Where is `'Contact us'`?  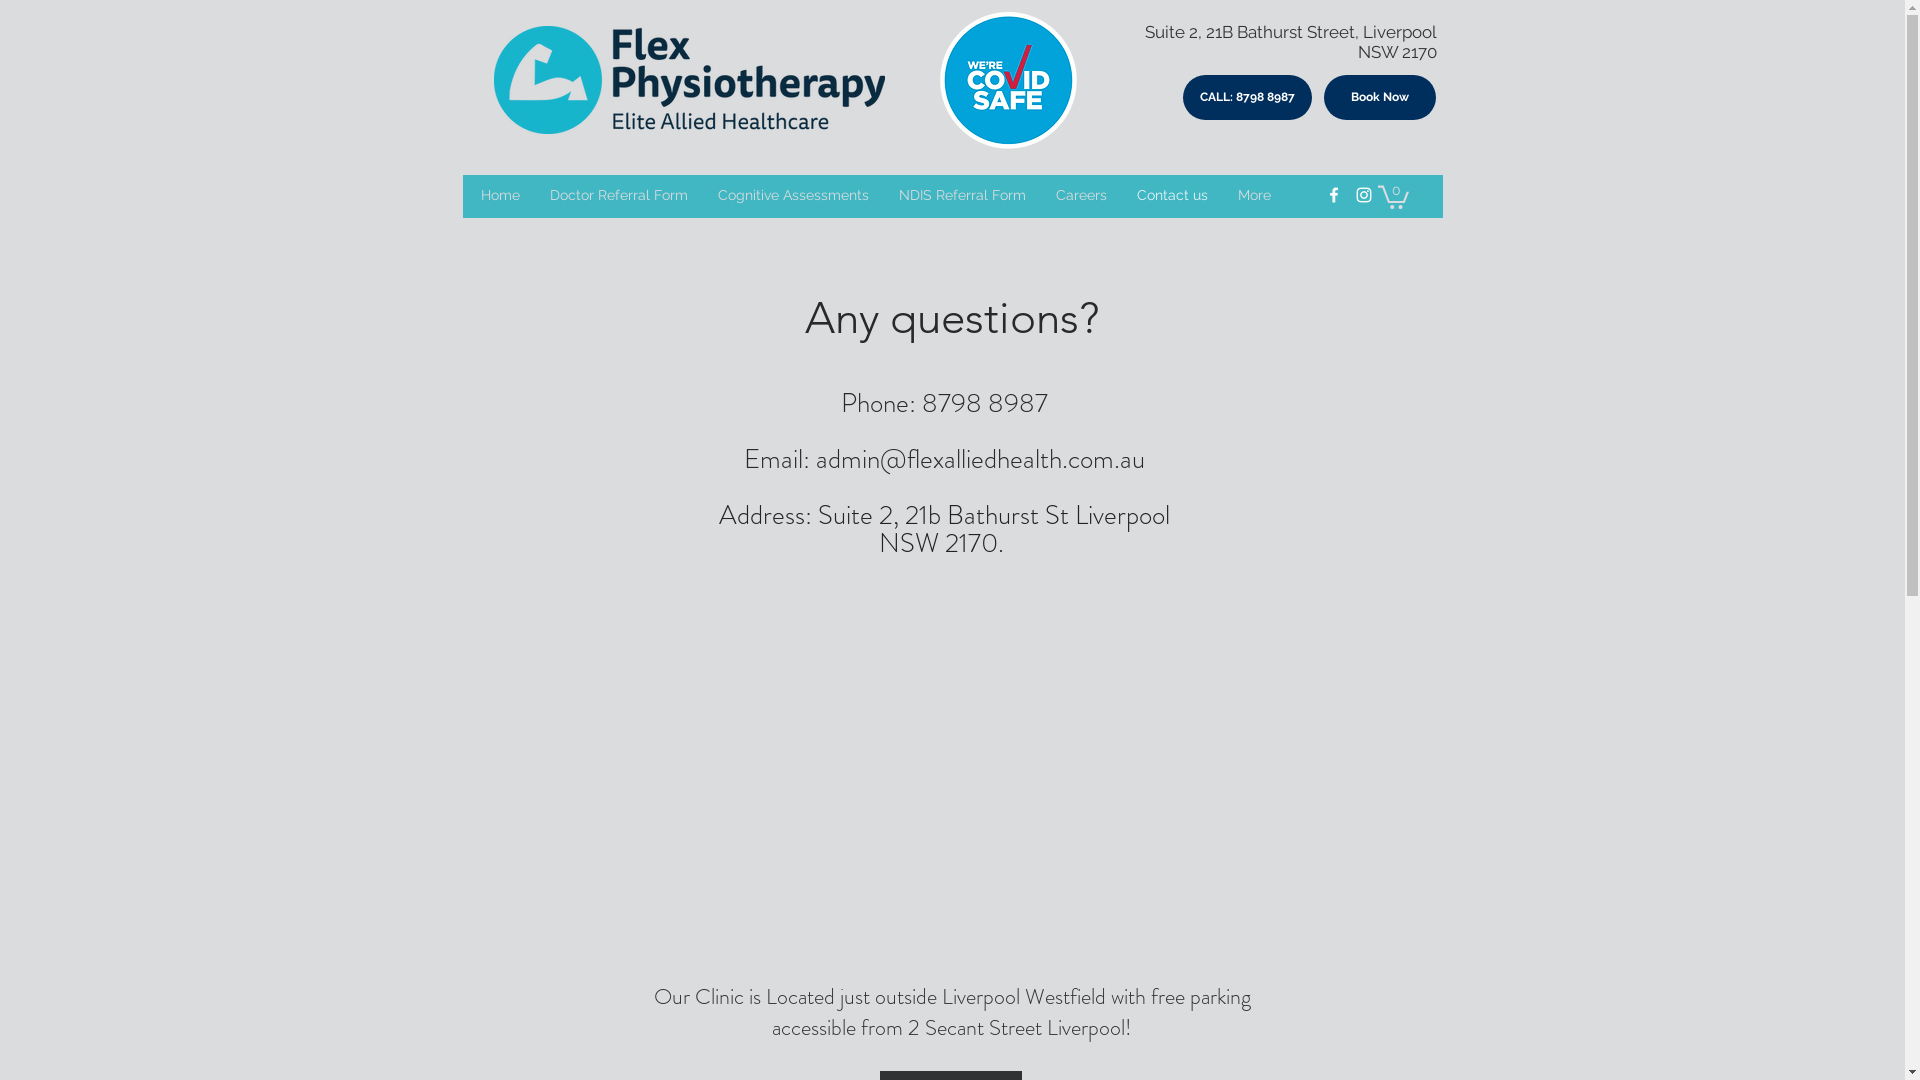
'Contact us' is located at coordinates (1172, 195).